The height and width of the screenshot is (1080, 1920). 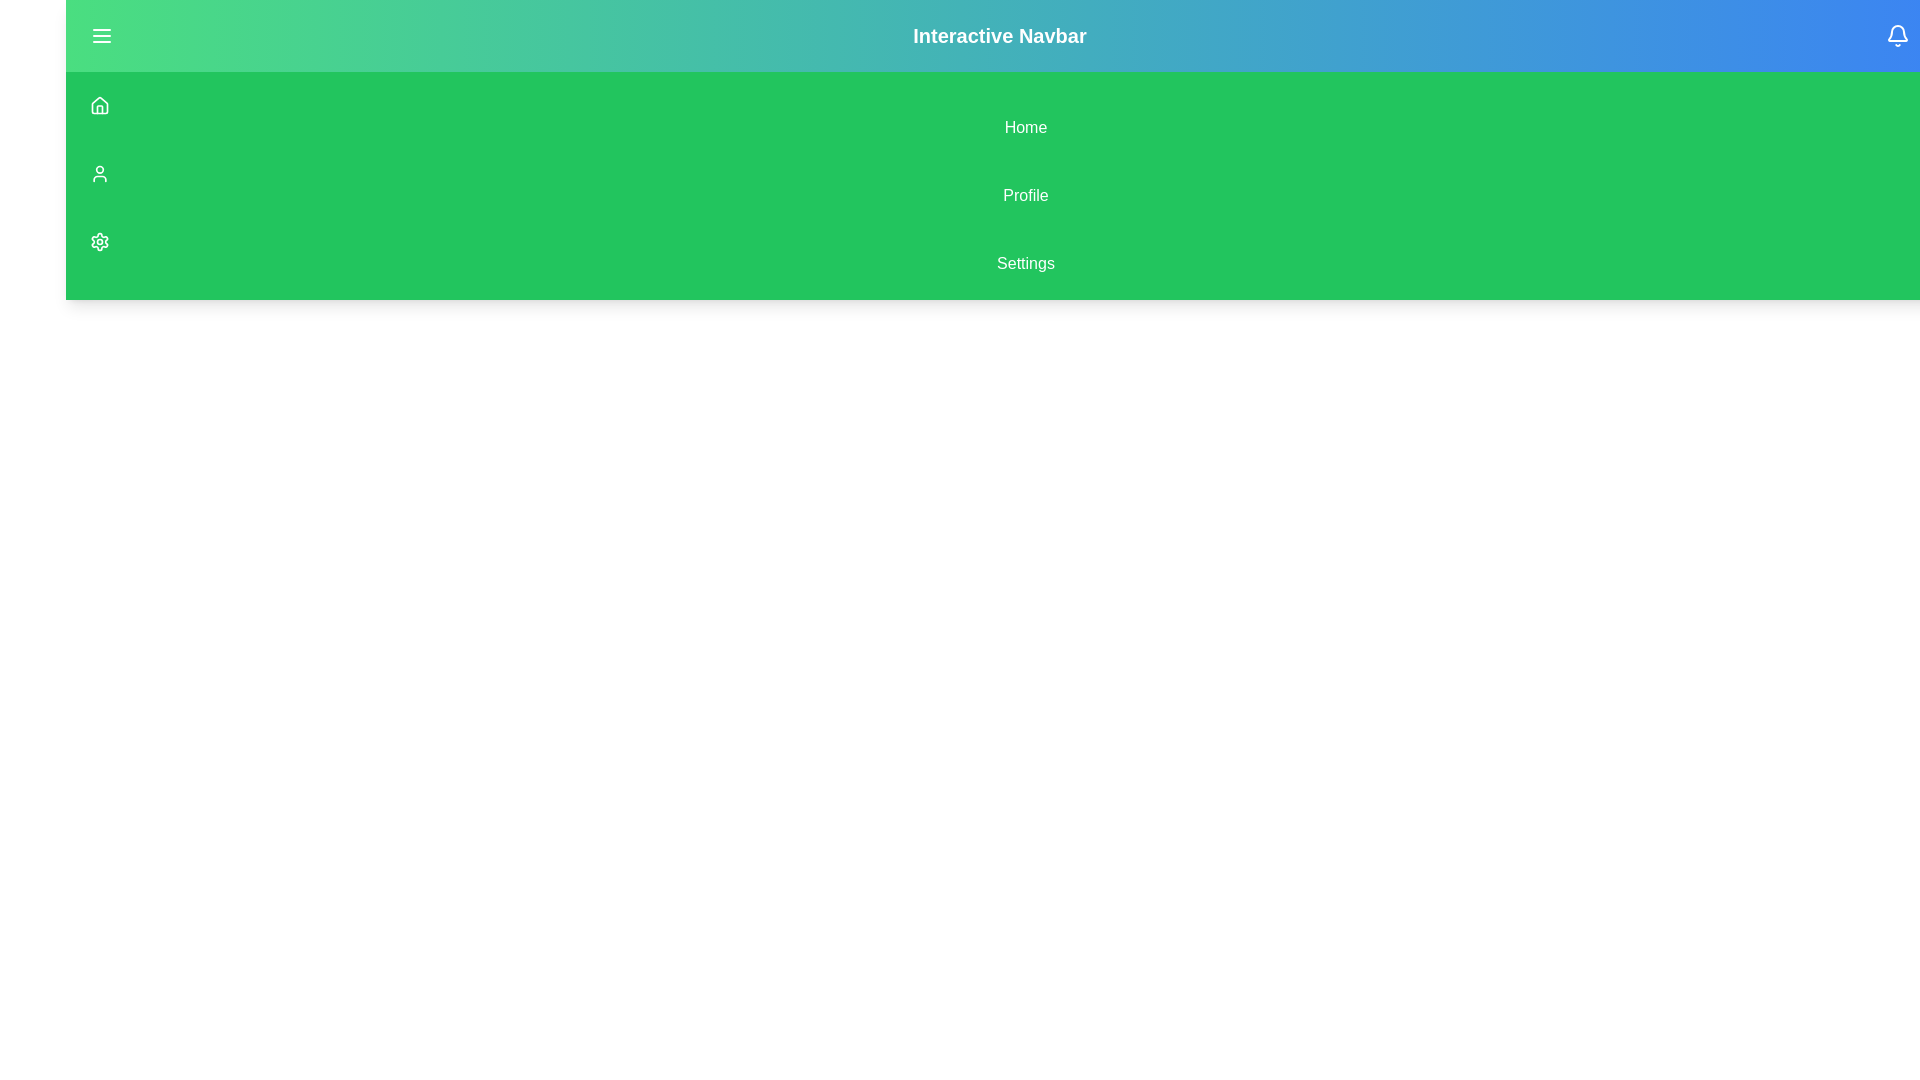 I want to click on the settings icon located near the bottom-left of the green vertical sidebar, so click(x=99, y=241).